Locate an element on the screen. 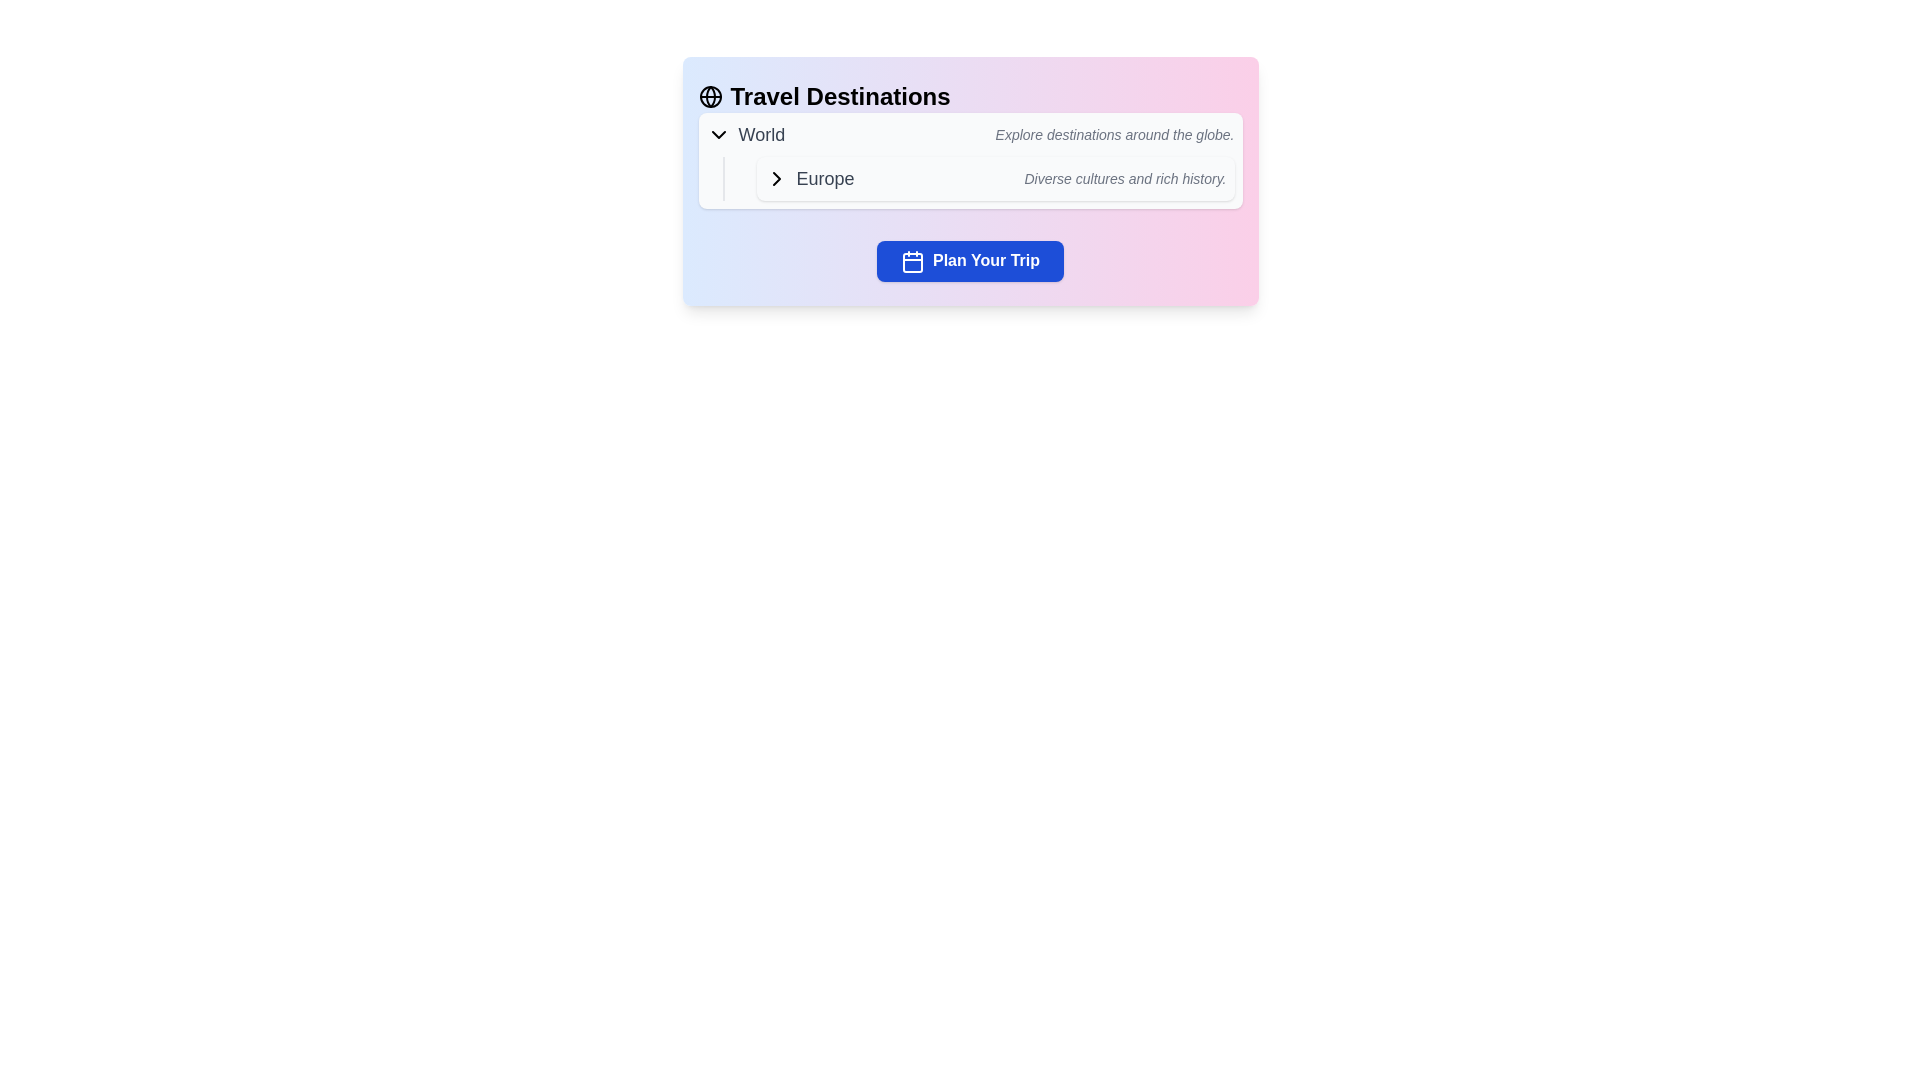 The height and width of the screenshot is (1080, 1920). the Rightward chevron icon located to the left of the 'Europe' label is located at coordinates (775, 177).